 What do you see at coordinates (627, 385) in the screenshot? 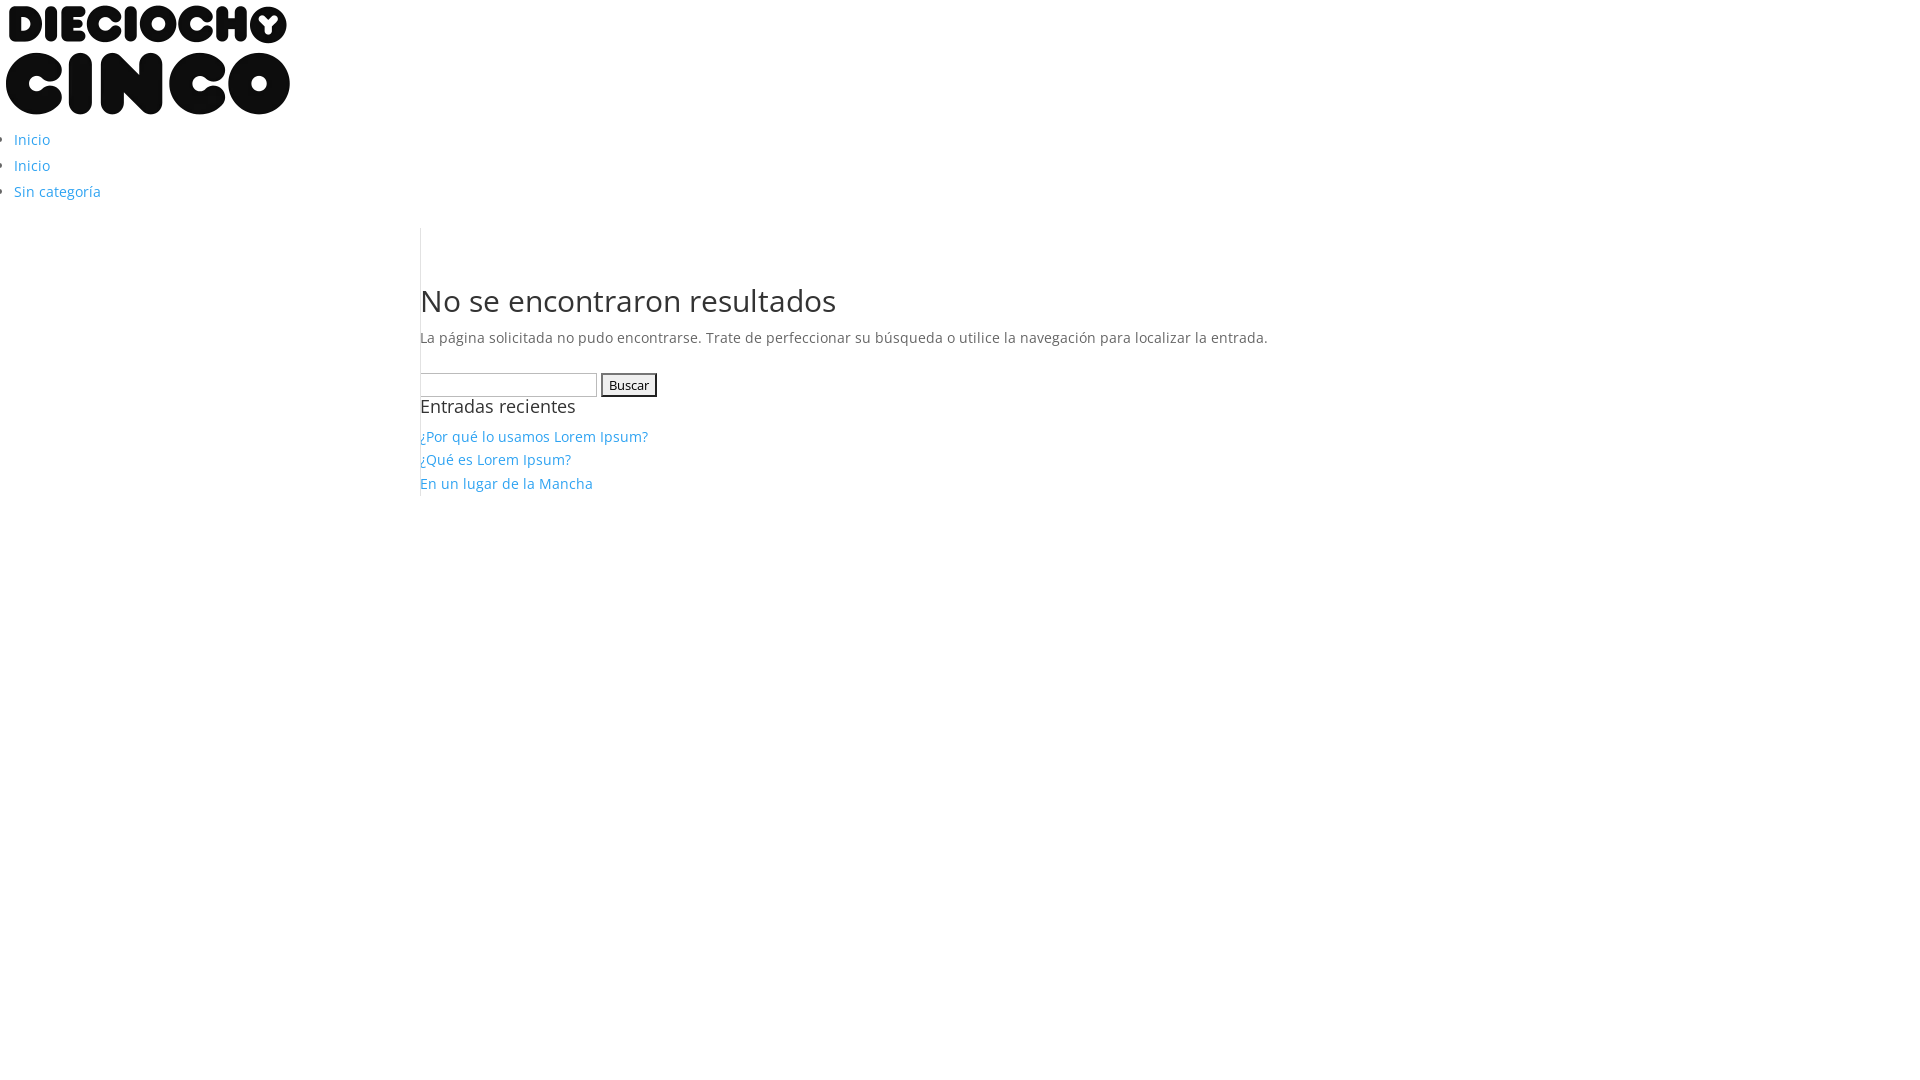
I see `'Buscar'` at bounding box center [627, 385].